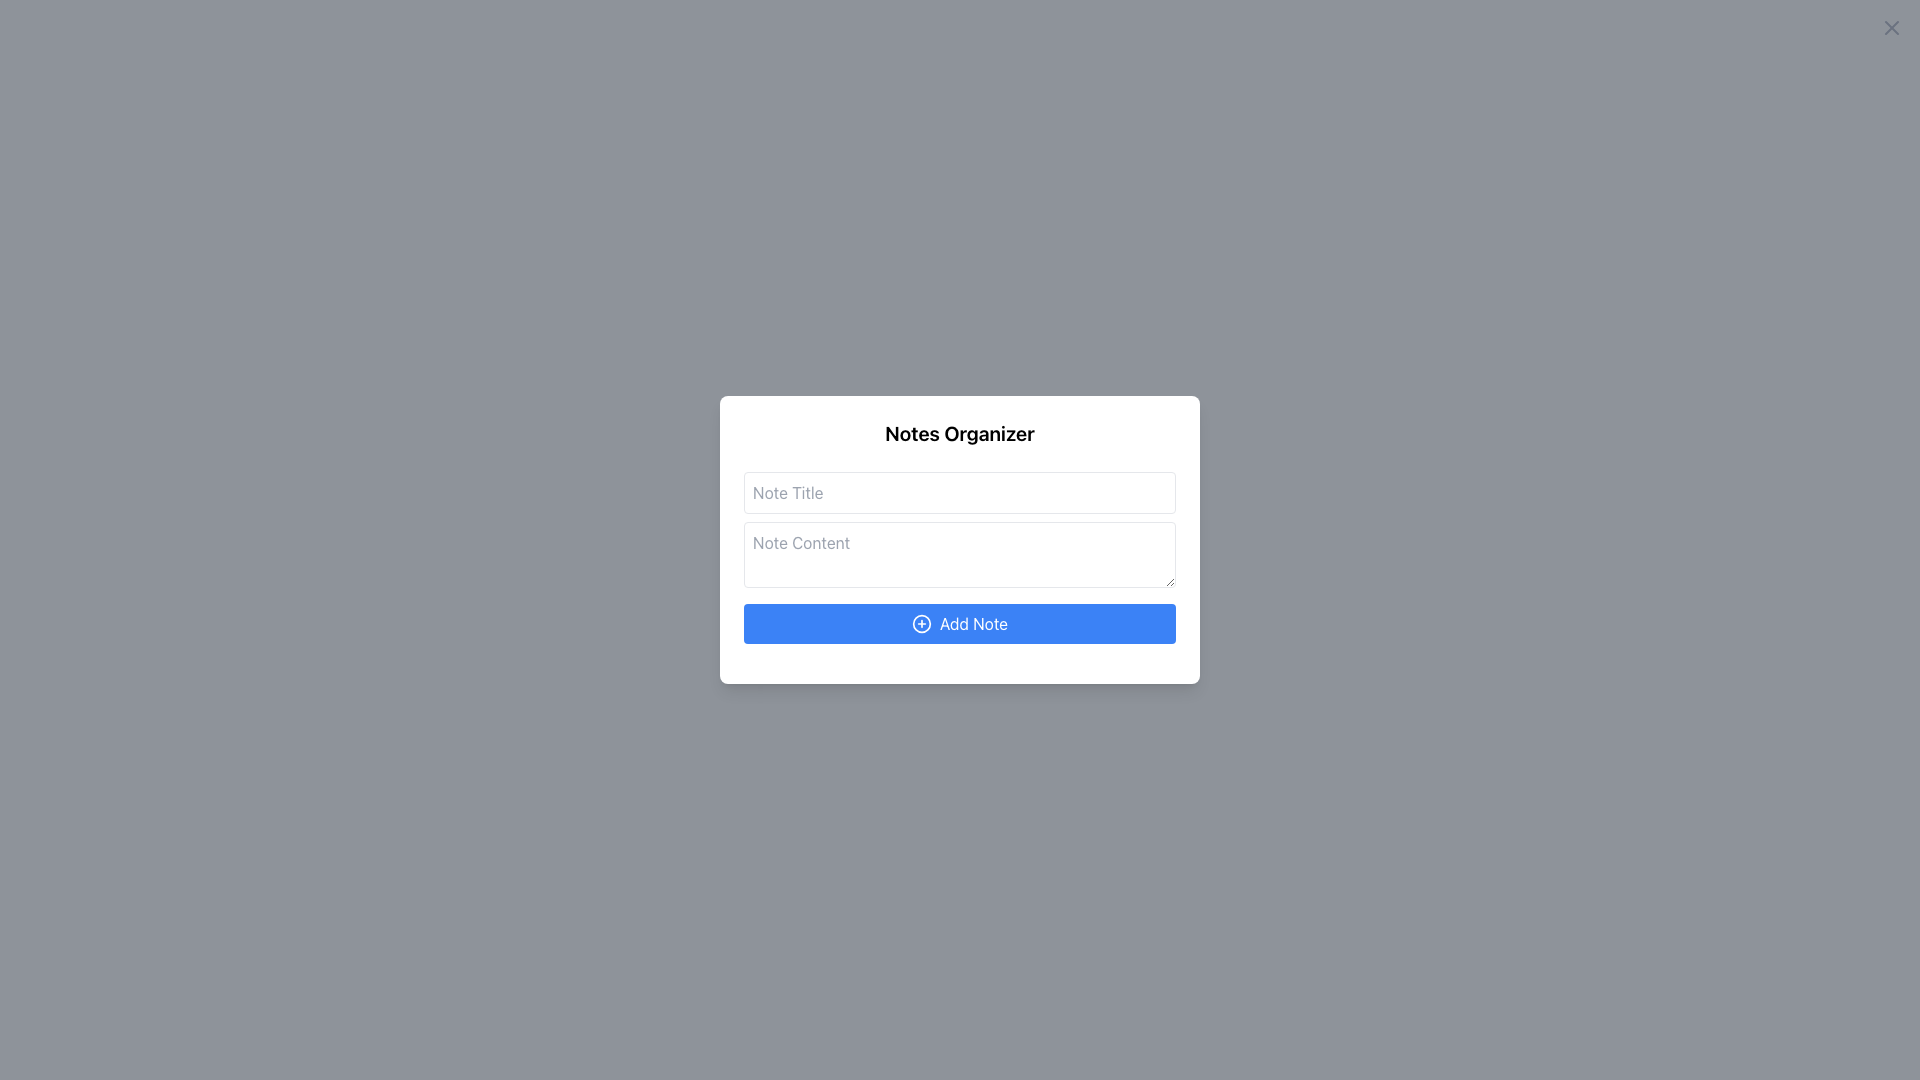  What do you see at coordinates (920, 623) in the screenshot?
I see `the SVG icon located on the left side of the 'Add Note' button` at bounding box center [920, 623].